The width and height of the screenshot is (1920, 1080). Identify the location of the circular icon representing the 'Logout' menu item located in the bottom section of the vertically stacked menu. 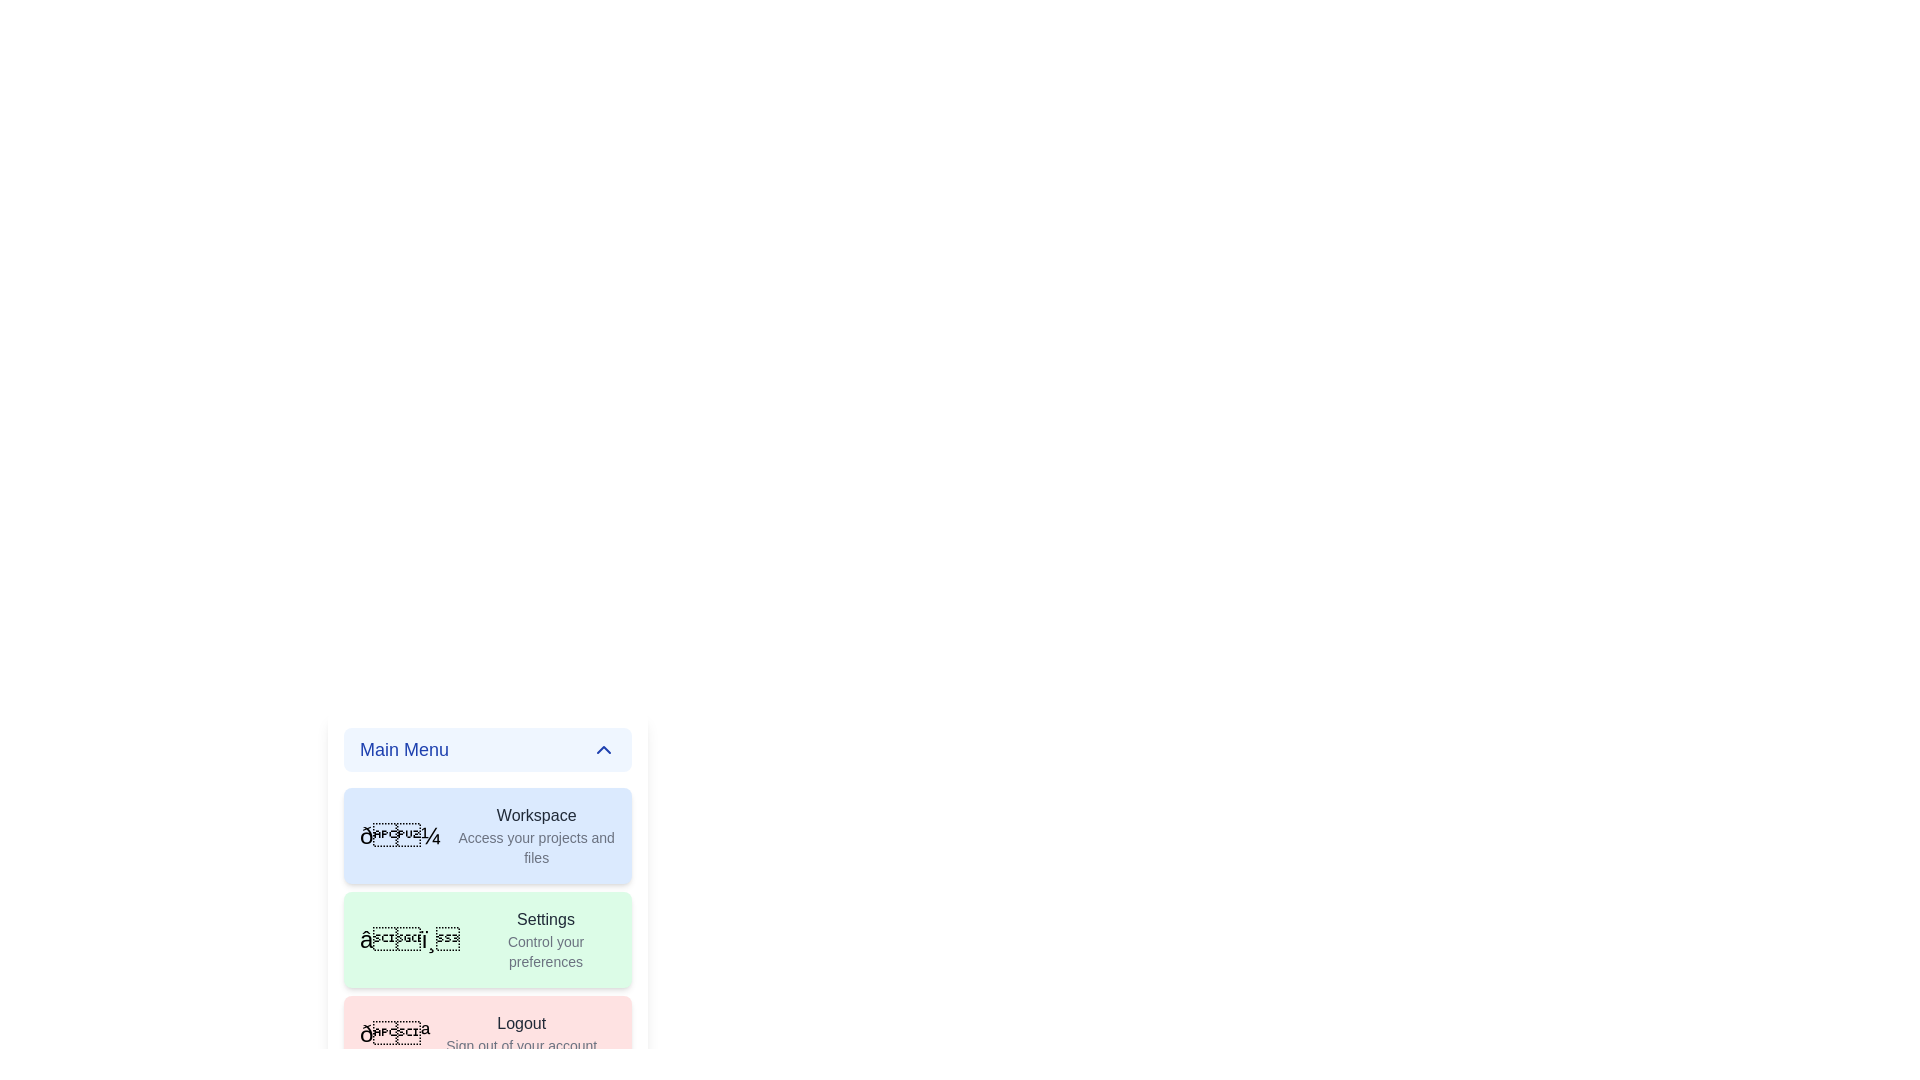
(395, 1033).